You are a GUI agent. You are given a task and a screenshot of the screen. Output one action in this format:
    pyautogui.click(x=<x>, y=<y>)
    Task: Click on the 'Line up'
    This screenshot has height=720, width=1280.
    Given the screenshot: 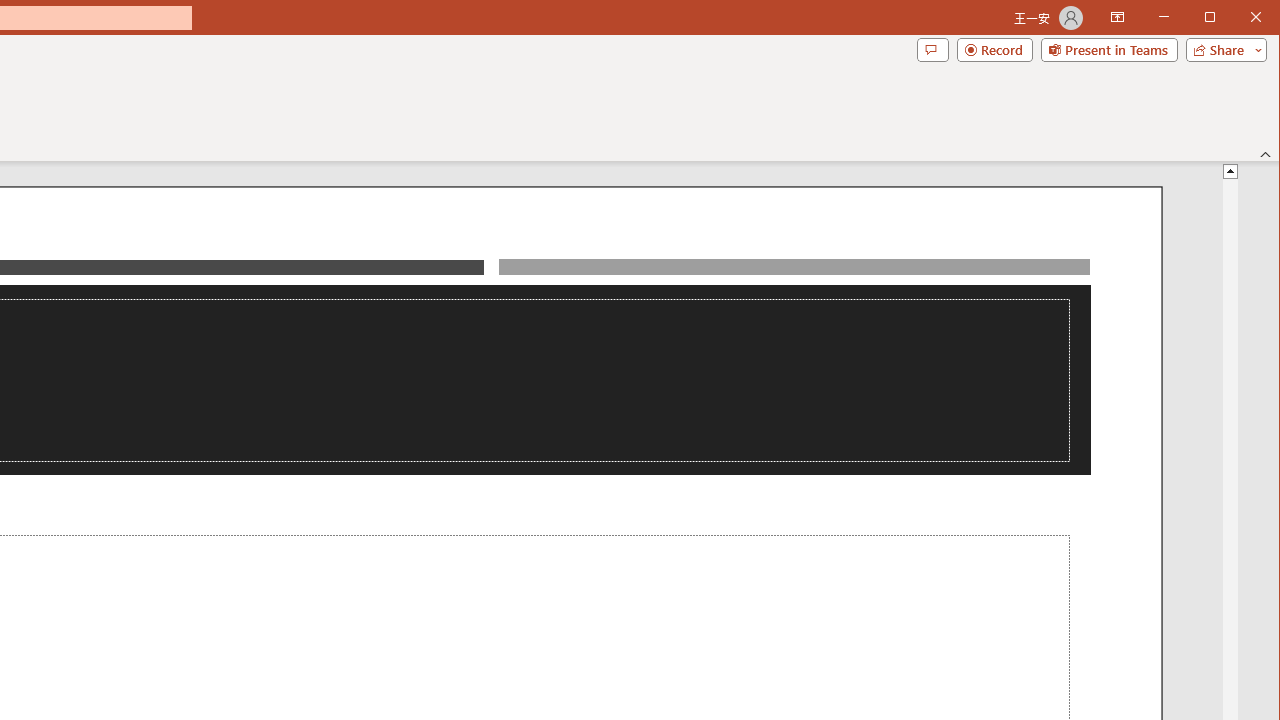 What is the action you would take?
    pyautogui.click(x=1229, y=169)
    